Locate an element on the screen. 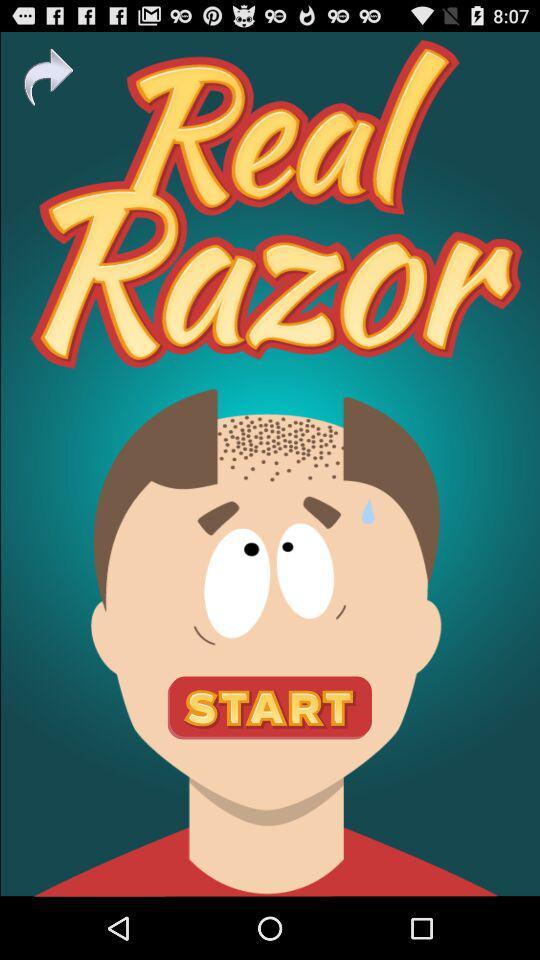 The image size is (540, 960). the redo icon is located at coordinates (48, 82).